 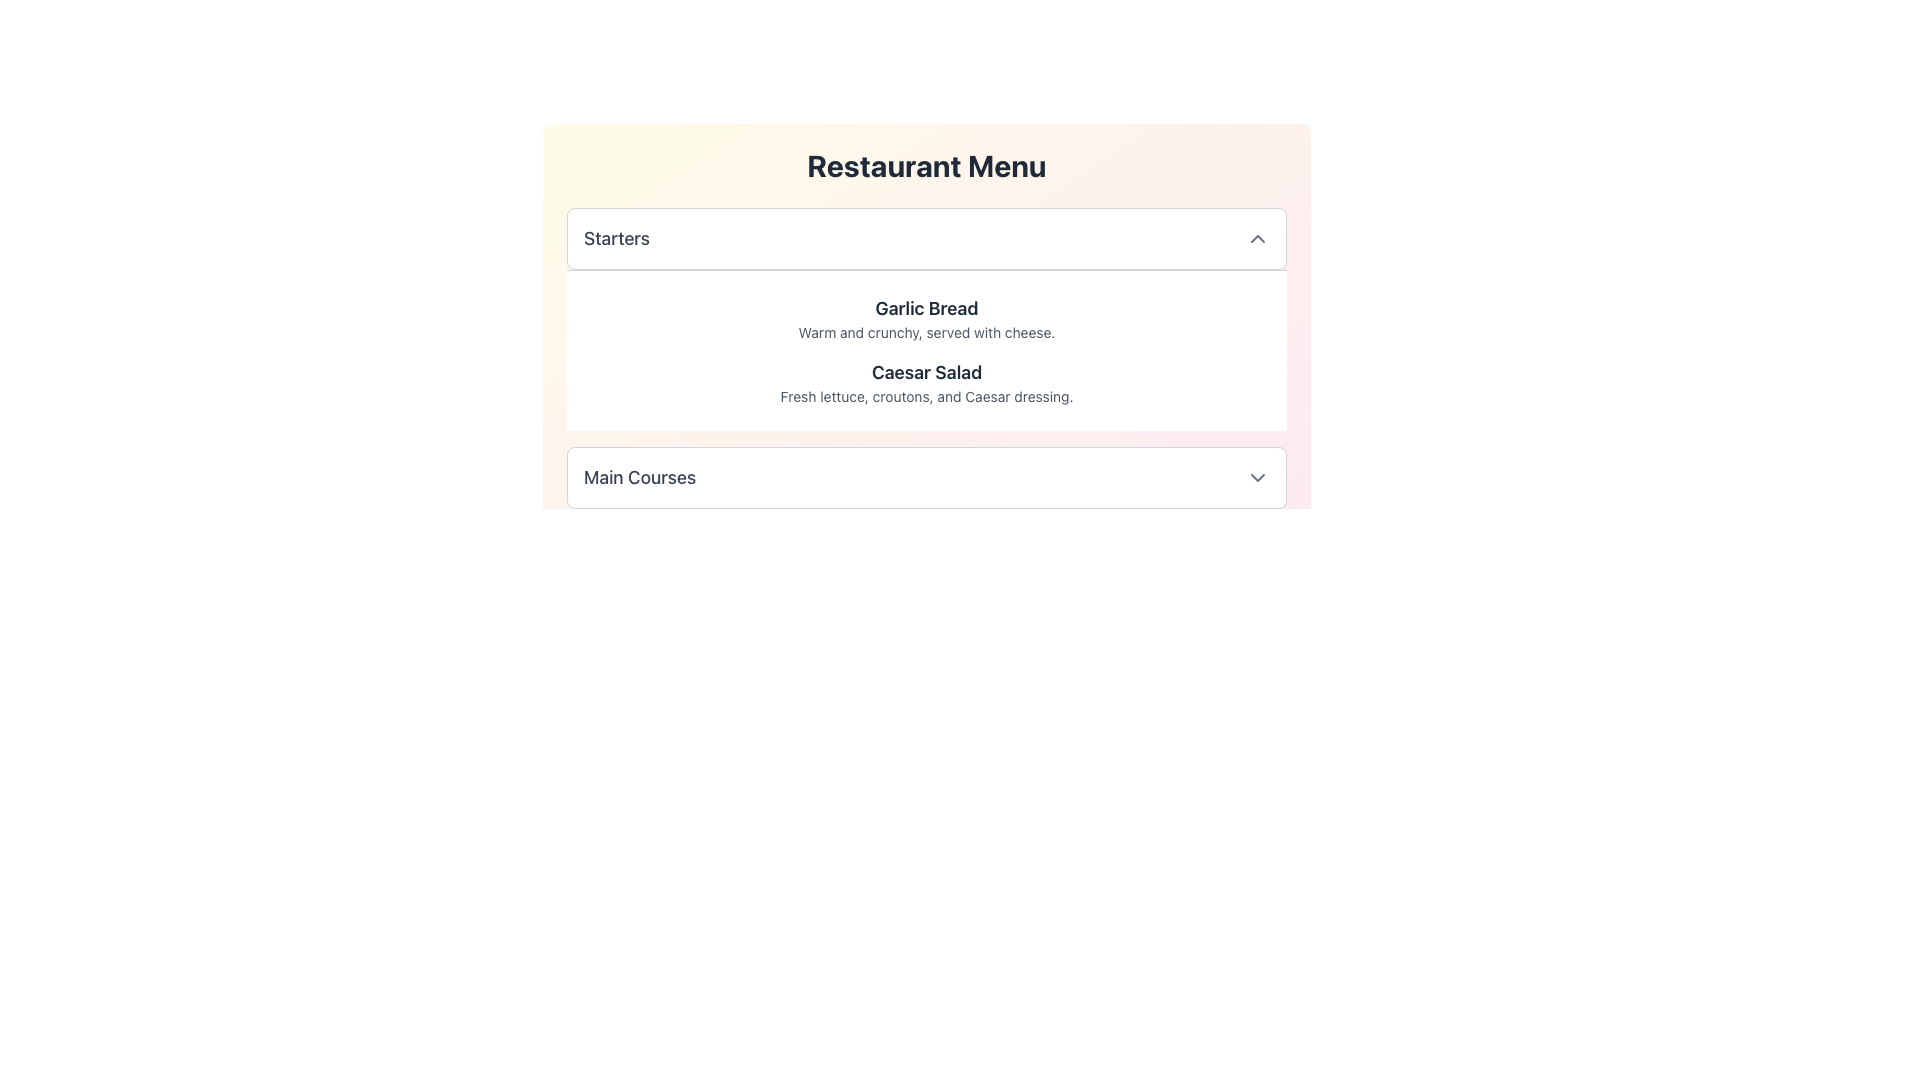 What do you see at coordinates (925, 371) in the screenshot?
I see `descriptive title for the 'Caesar Salad' menu item located in the 'Starters' category, positioned between the 'Garlic Bread' description and its own ingredients` at bounding box center [925, 371].